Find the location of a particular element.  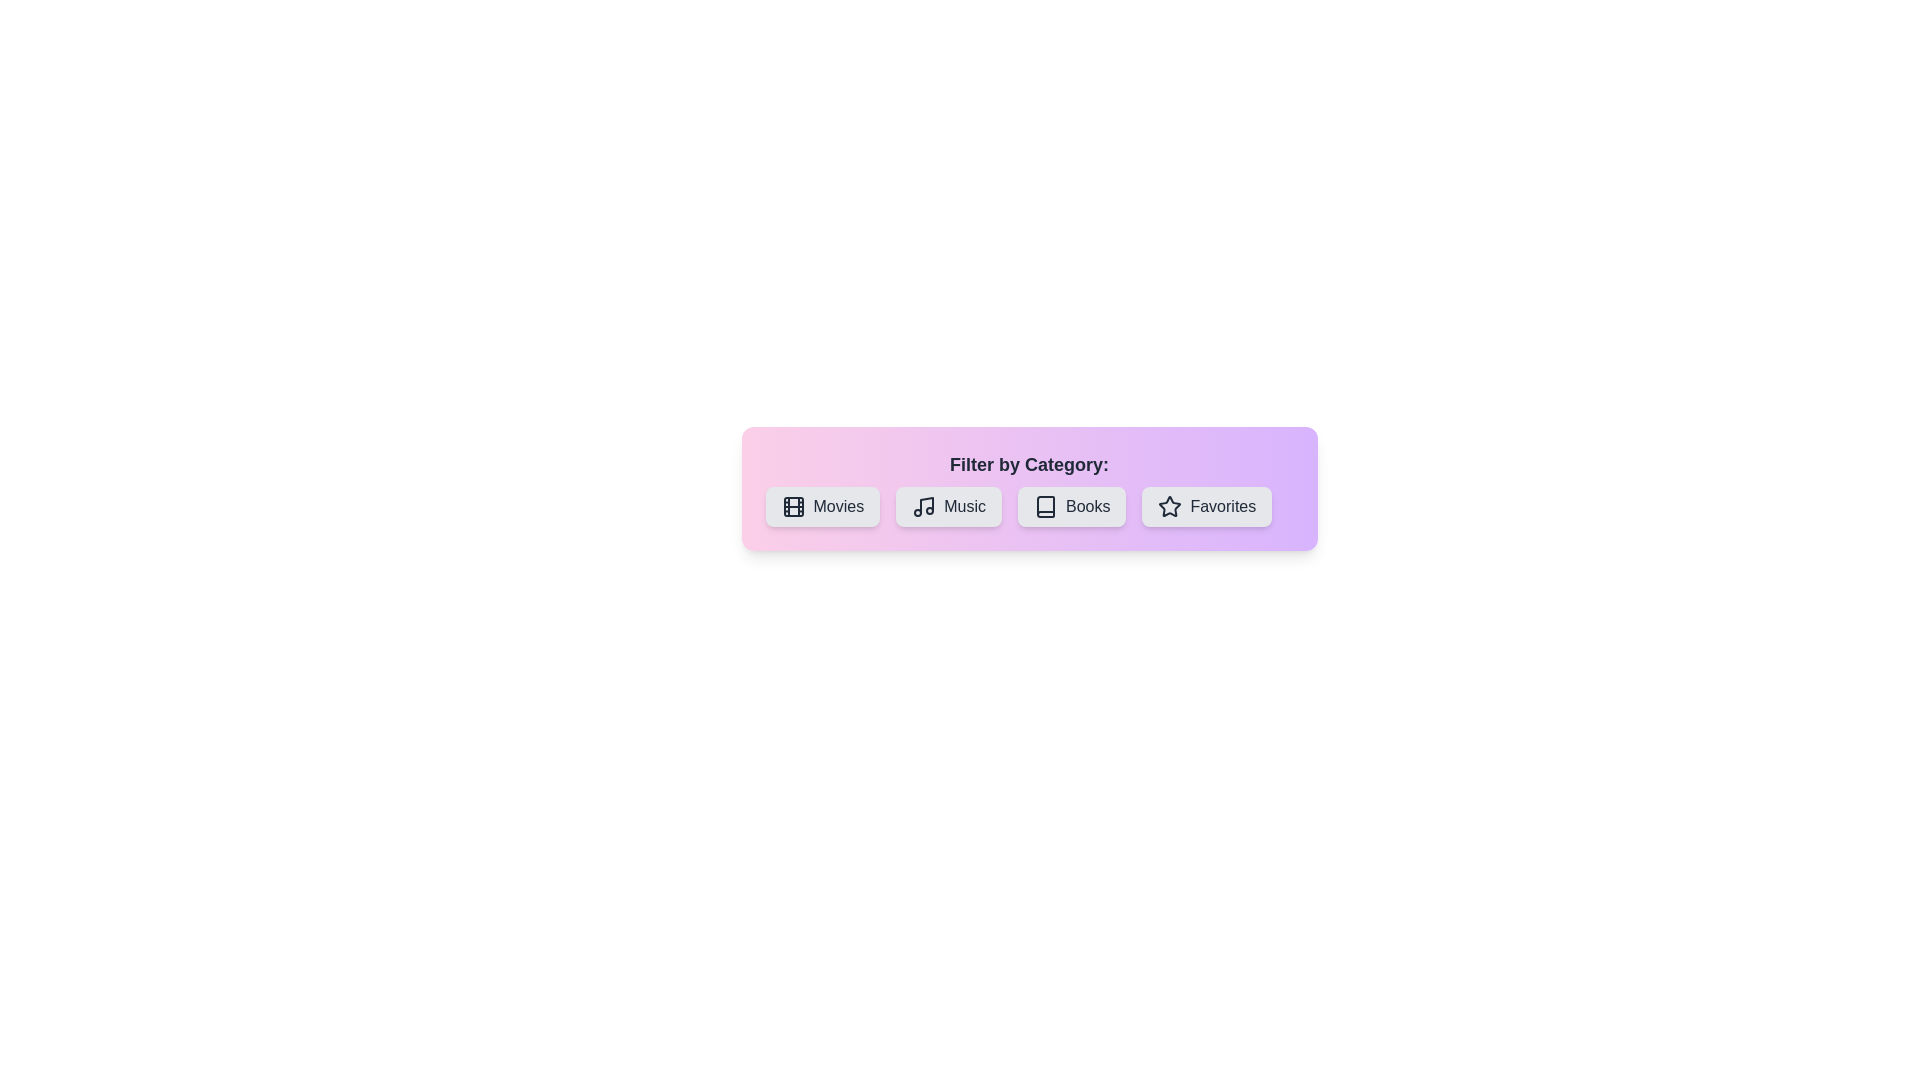

the 'Movies' button to toggle its selected state is located at coordinates (821, 505).